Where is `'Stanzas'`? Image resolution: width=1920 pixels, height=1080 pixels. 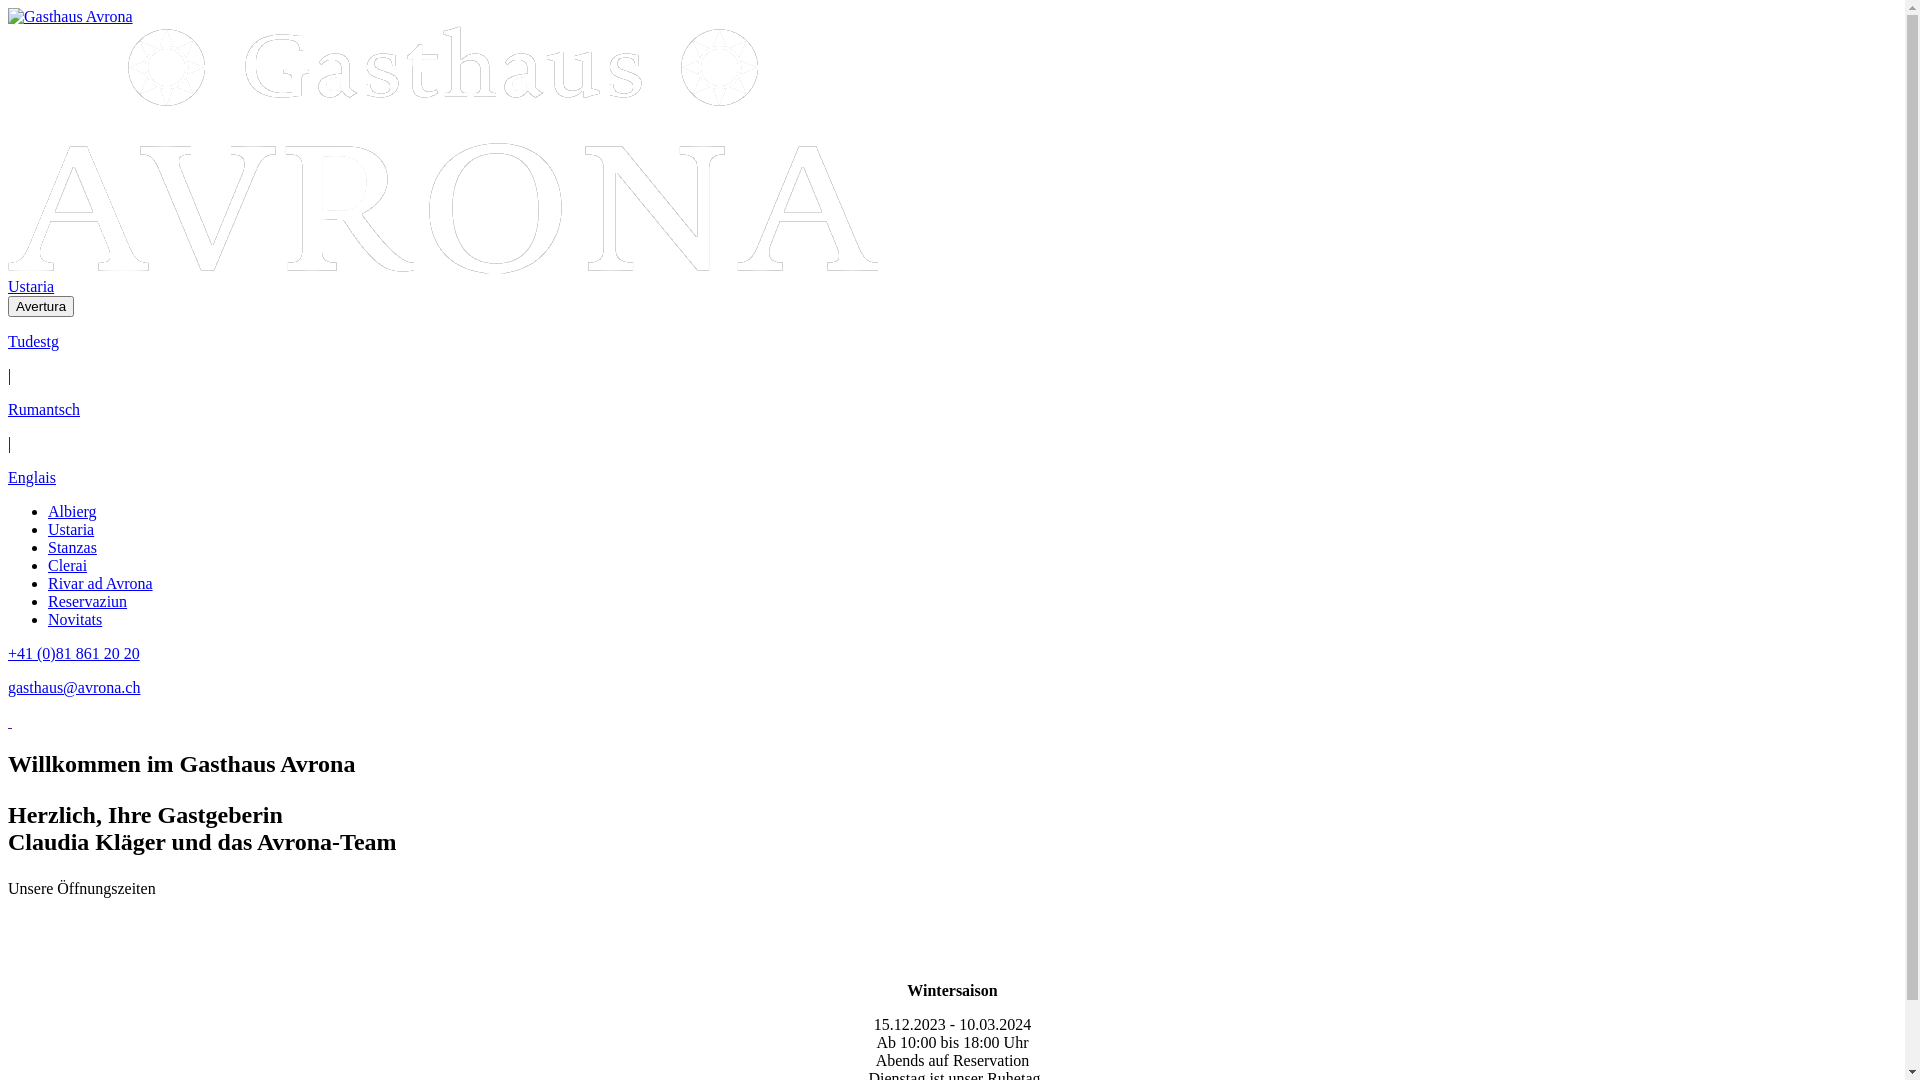 'Stanzas' is located at coordinates (72, 547).